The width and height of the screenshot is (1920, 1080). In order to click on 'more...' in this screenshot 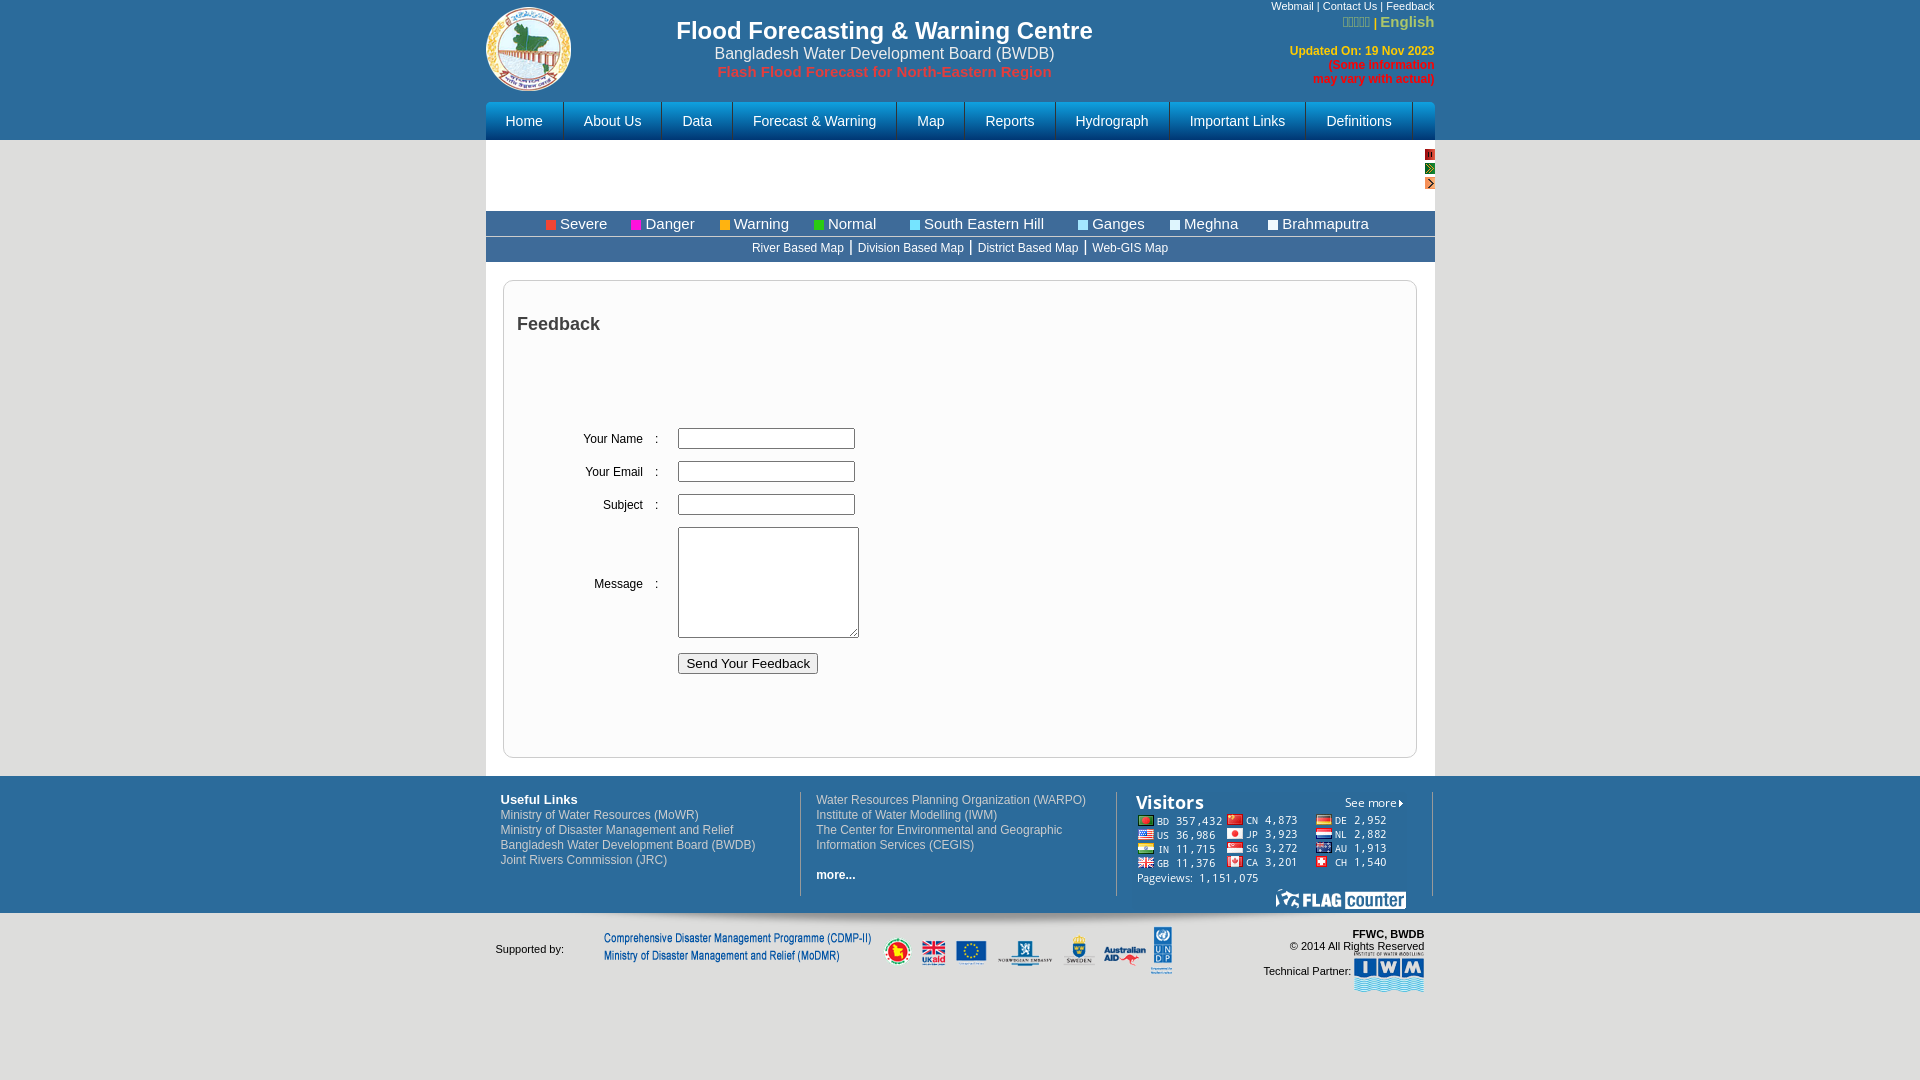, I will do `click(835, 874)`.